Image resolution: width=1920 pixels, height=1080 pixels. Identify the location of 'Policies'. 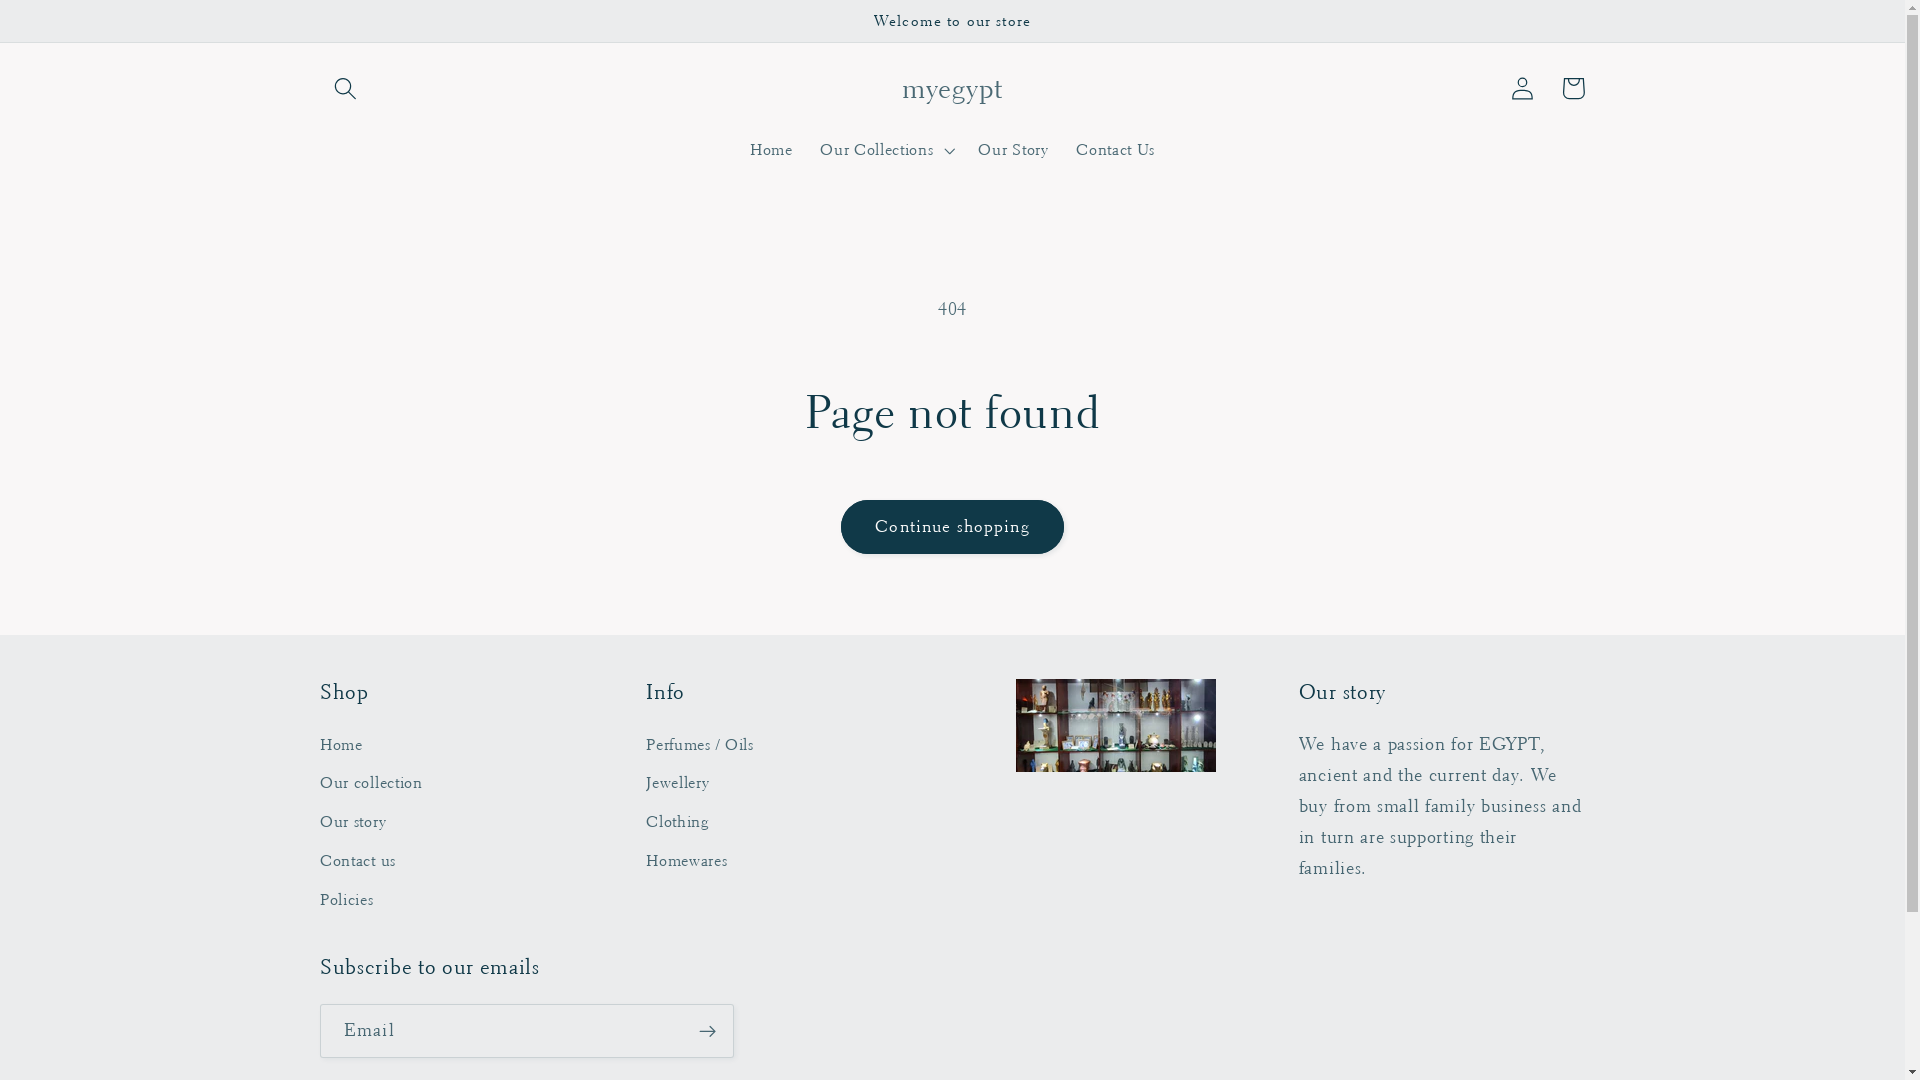
(320, 900).